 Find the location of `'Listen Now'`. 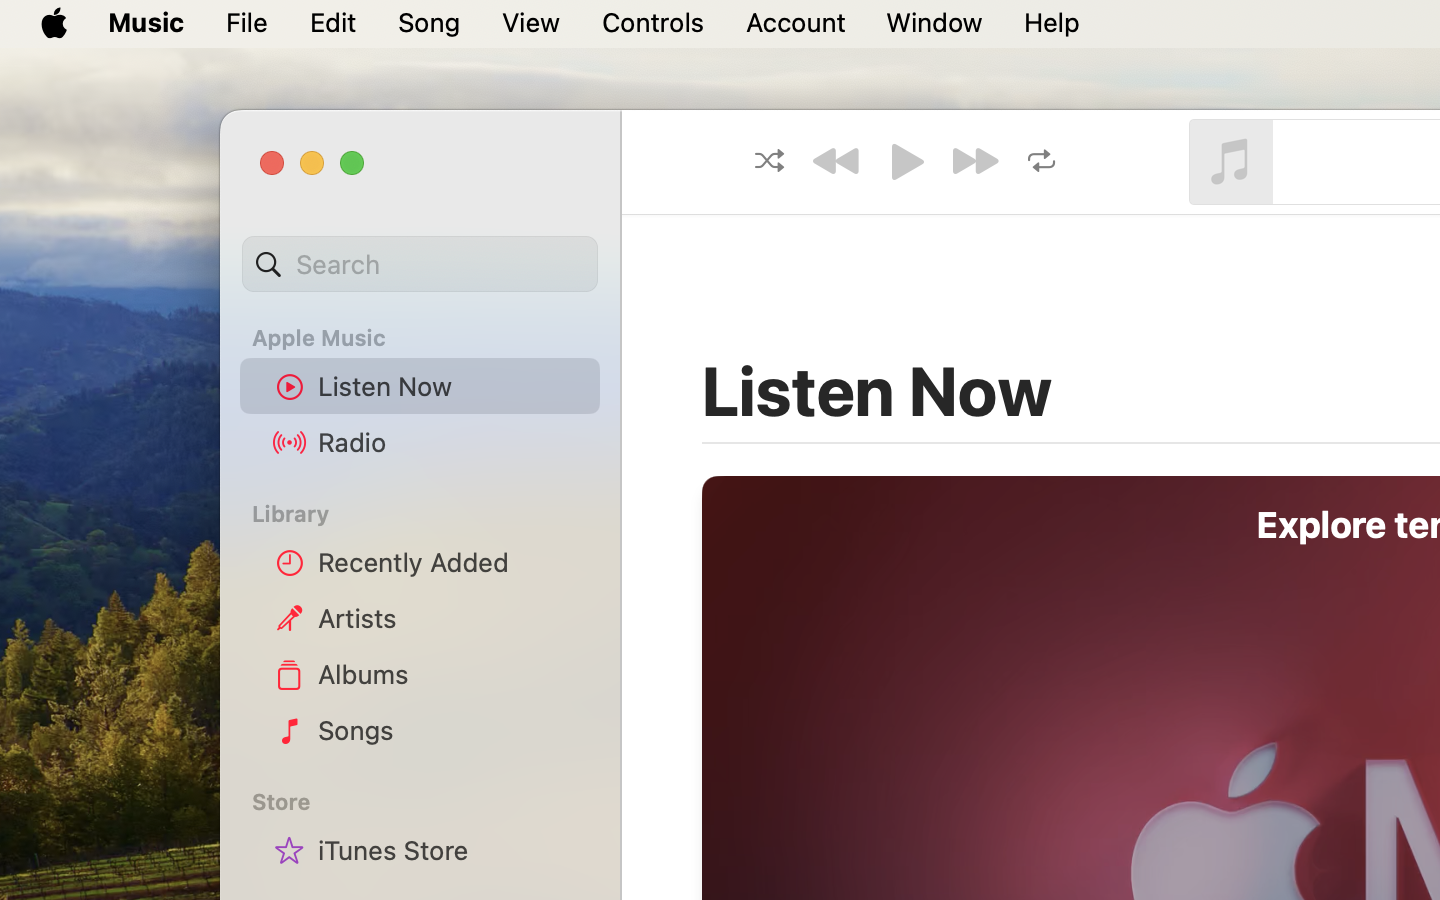

'Listen Now' is located at coordinates (451, 386).